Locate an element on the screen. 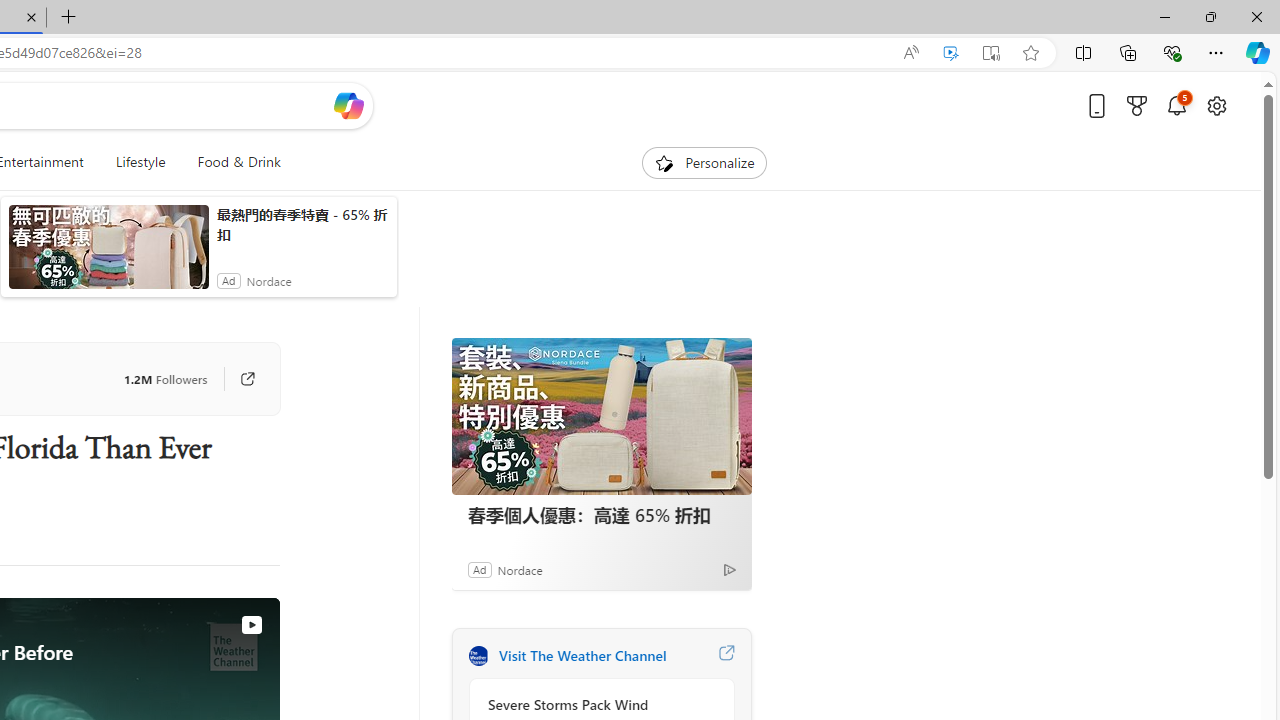  'Lifestyle' is located at coordinates (139, 162).